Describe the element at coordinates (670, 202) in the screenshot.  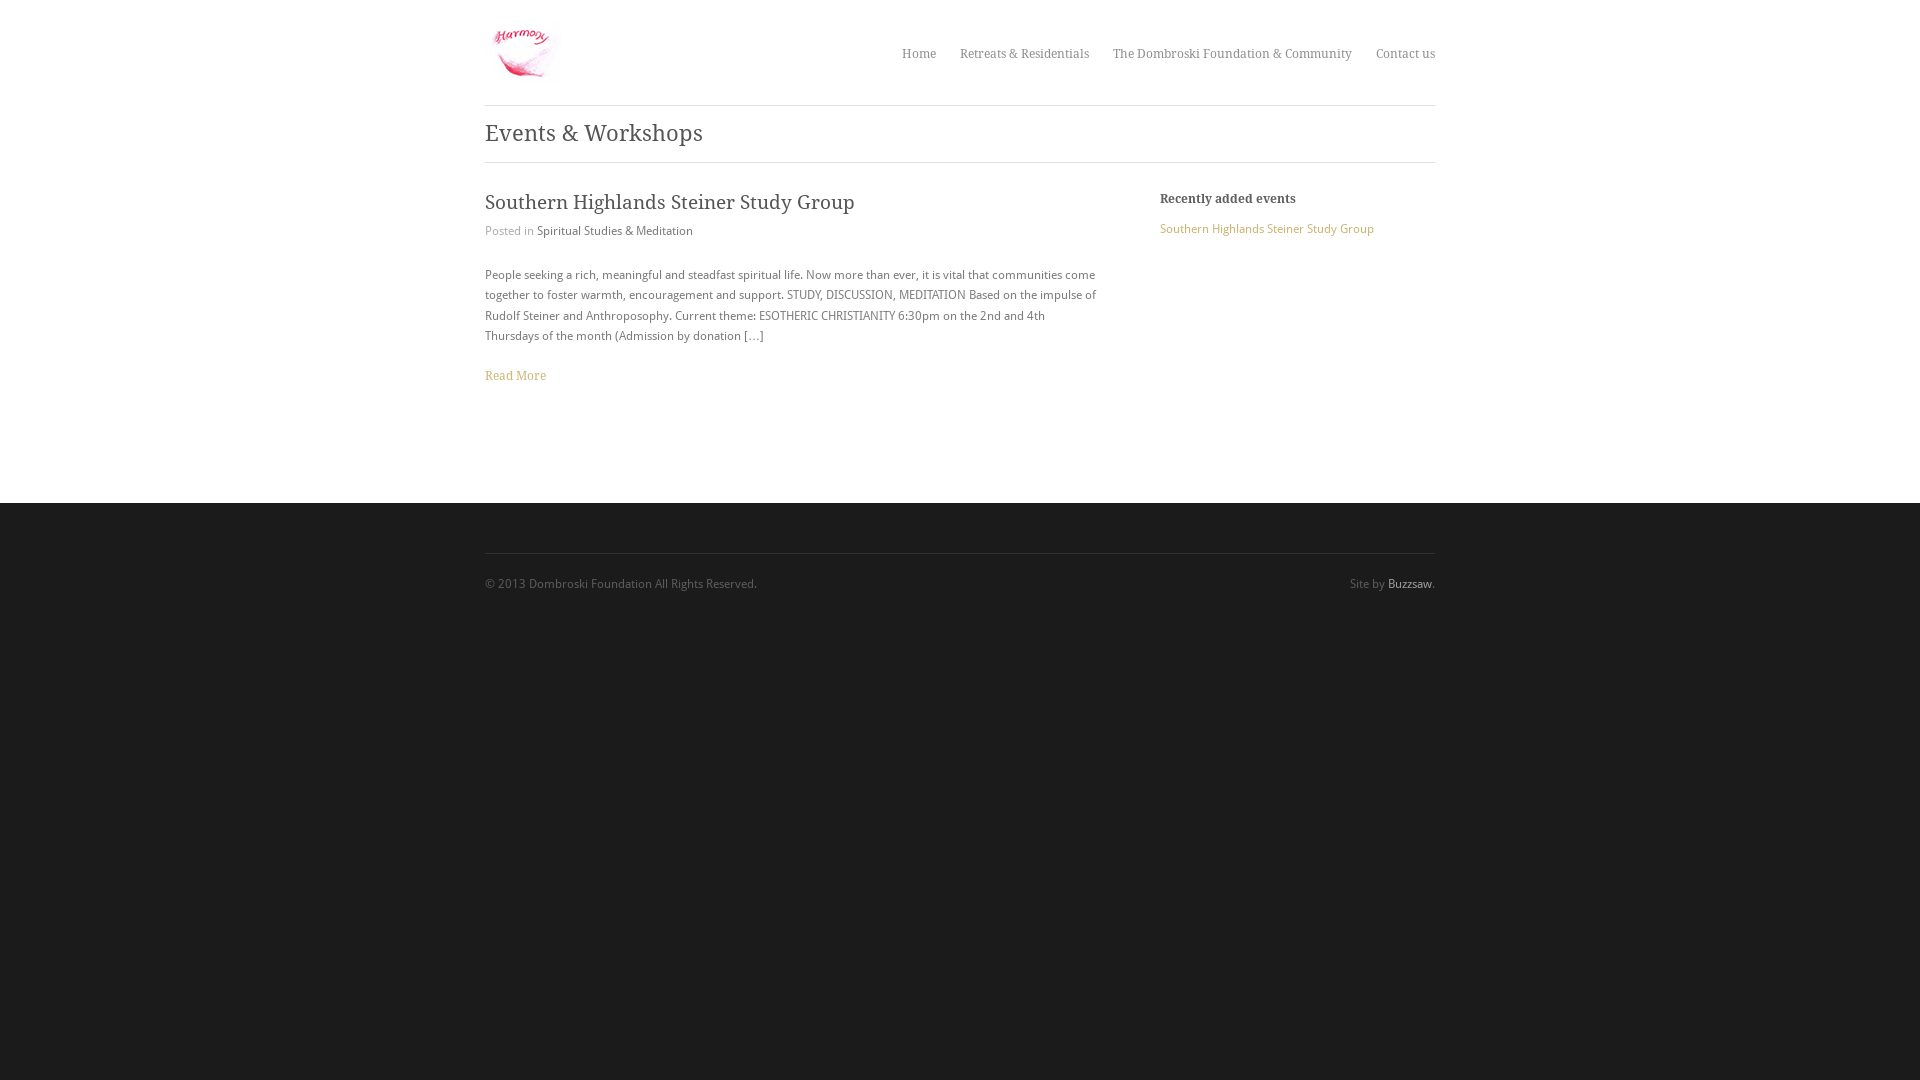
I see `'Southern Highlands Steiner Study Group'` at that location.